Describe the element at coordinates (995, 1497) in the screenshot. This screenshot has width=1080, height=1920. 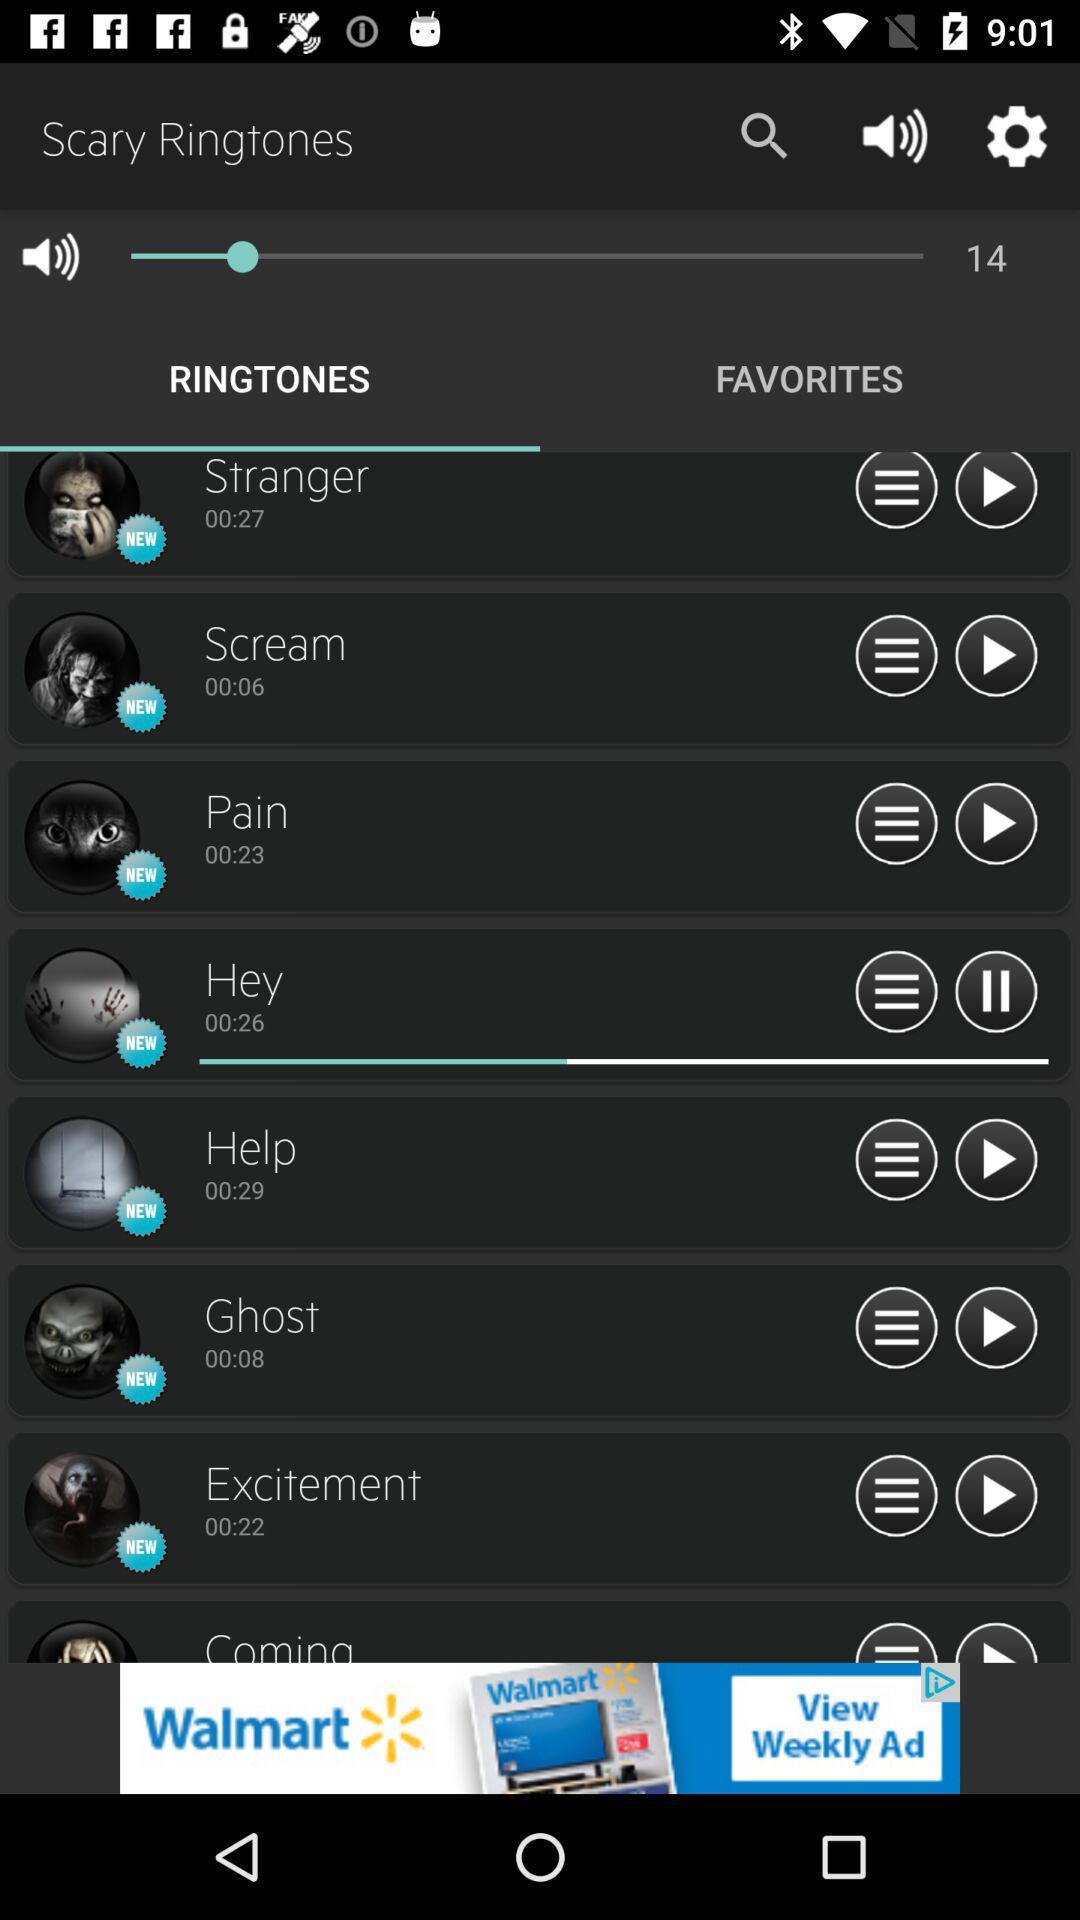
I see `option` at that location.